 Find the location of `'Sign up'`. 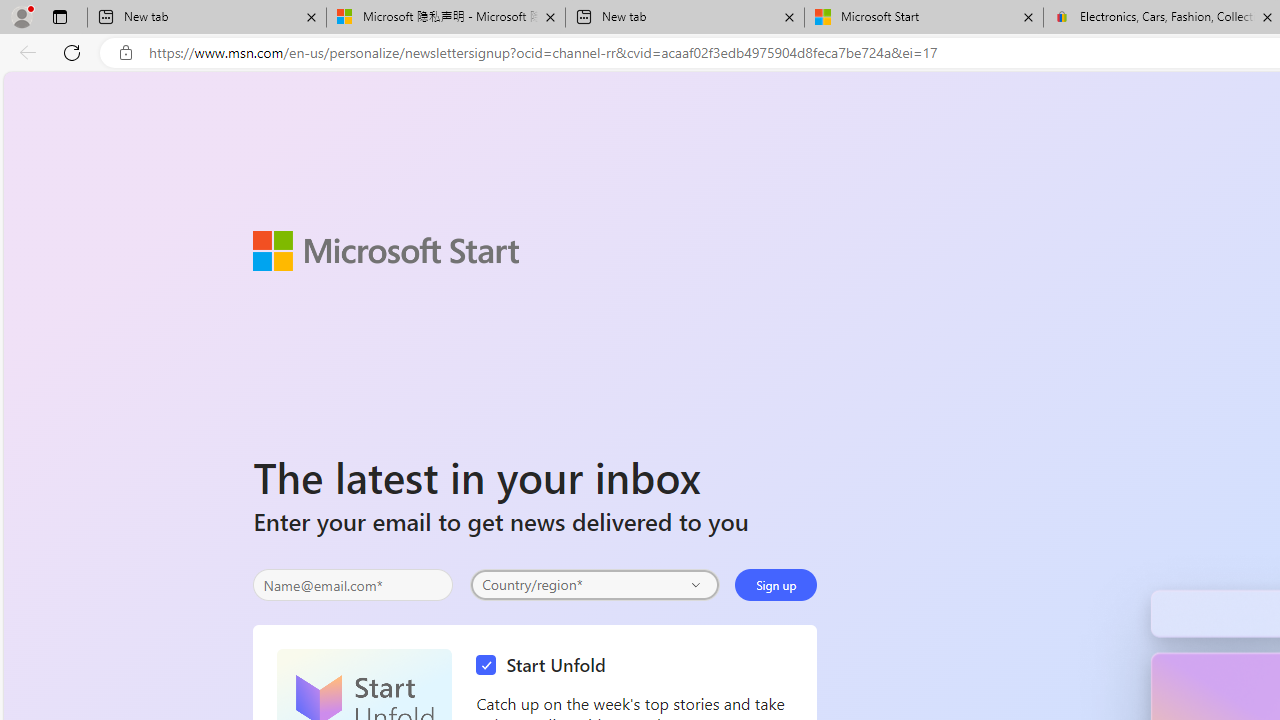

'Sign up' is located at coordinates (775, 585).